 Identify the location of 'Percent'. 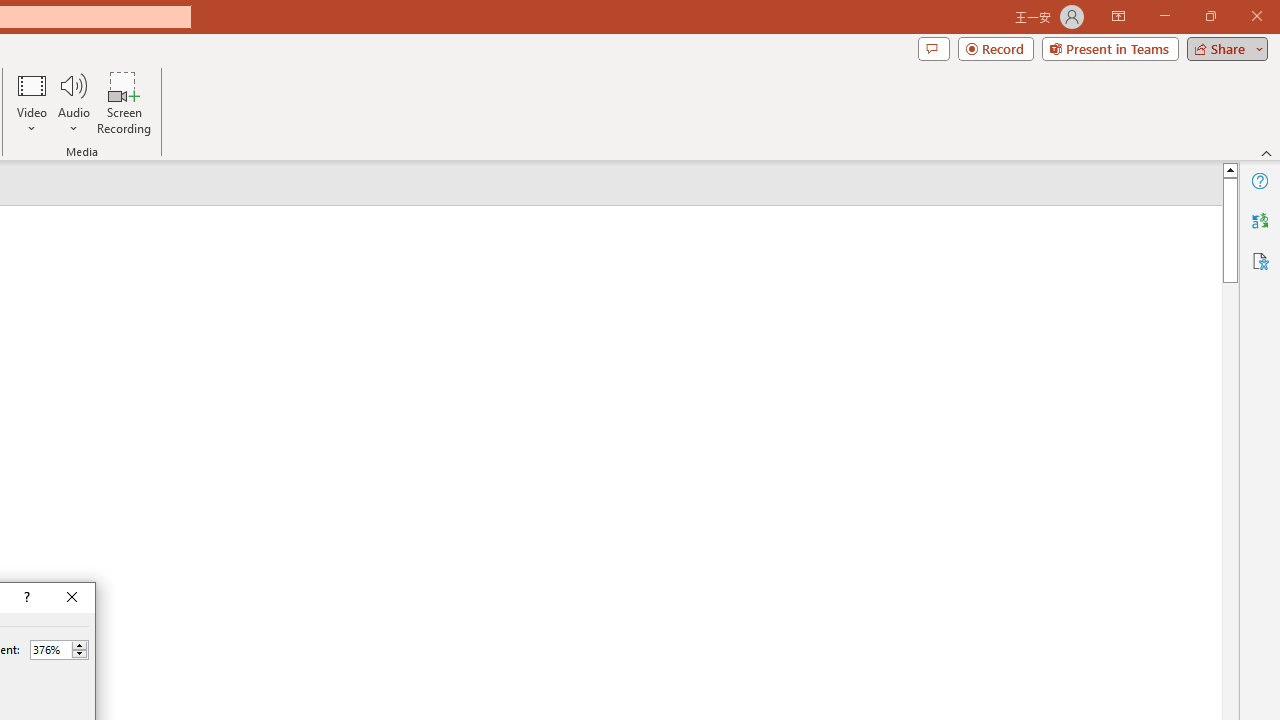
(50, 649).